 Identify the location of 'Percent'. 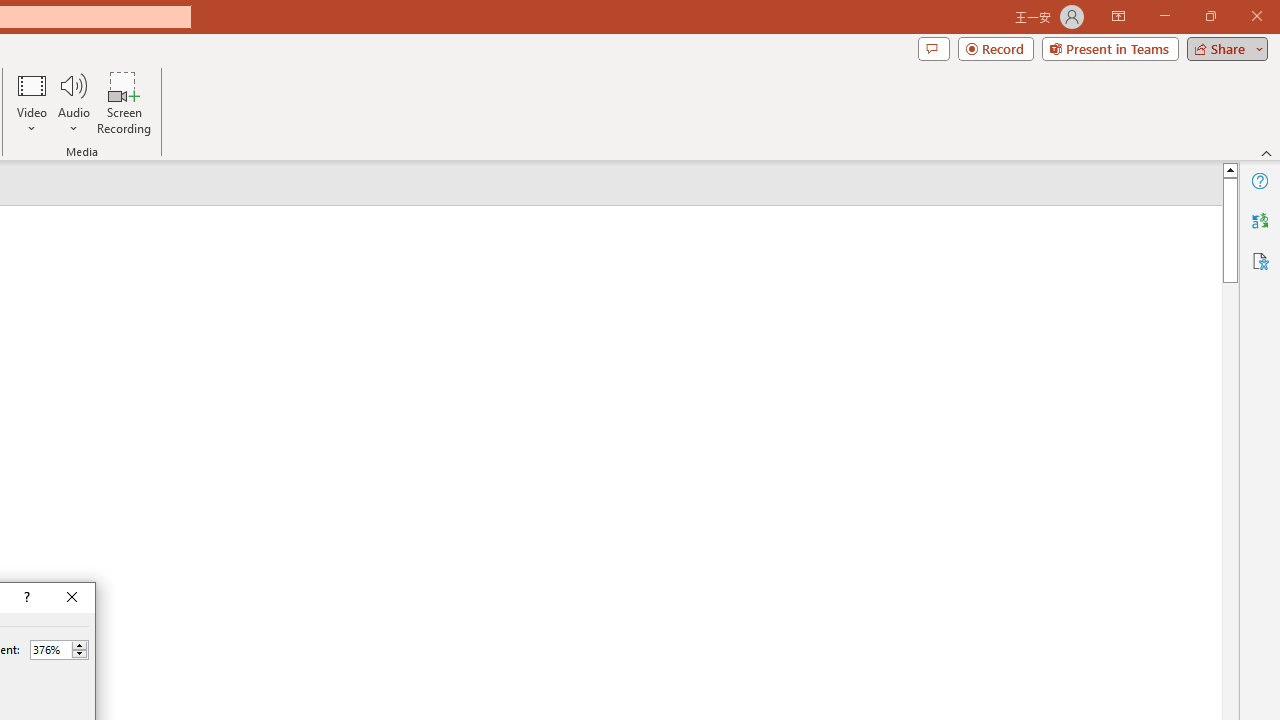
(50, 649).